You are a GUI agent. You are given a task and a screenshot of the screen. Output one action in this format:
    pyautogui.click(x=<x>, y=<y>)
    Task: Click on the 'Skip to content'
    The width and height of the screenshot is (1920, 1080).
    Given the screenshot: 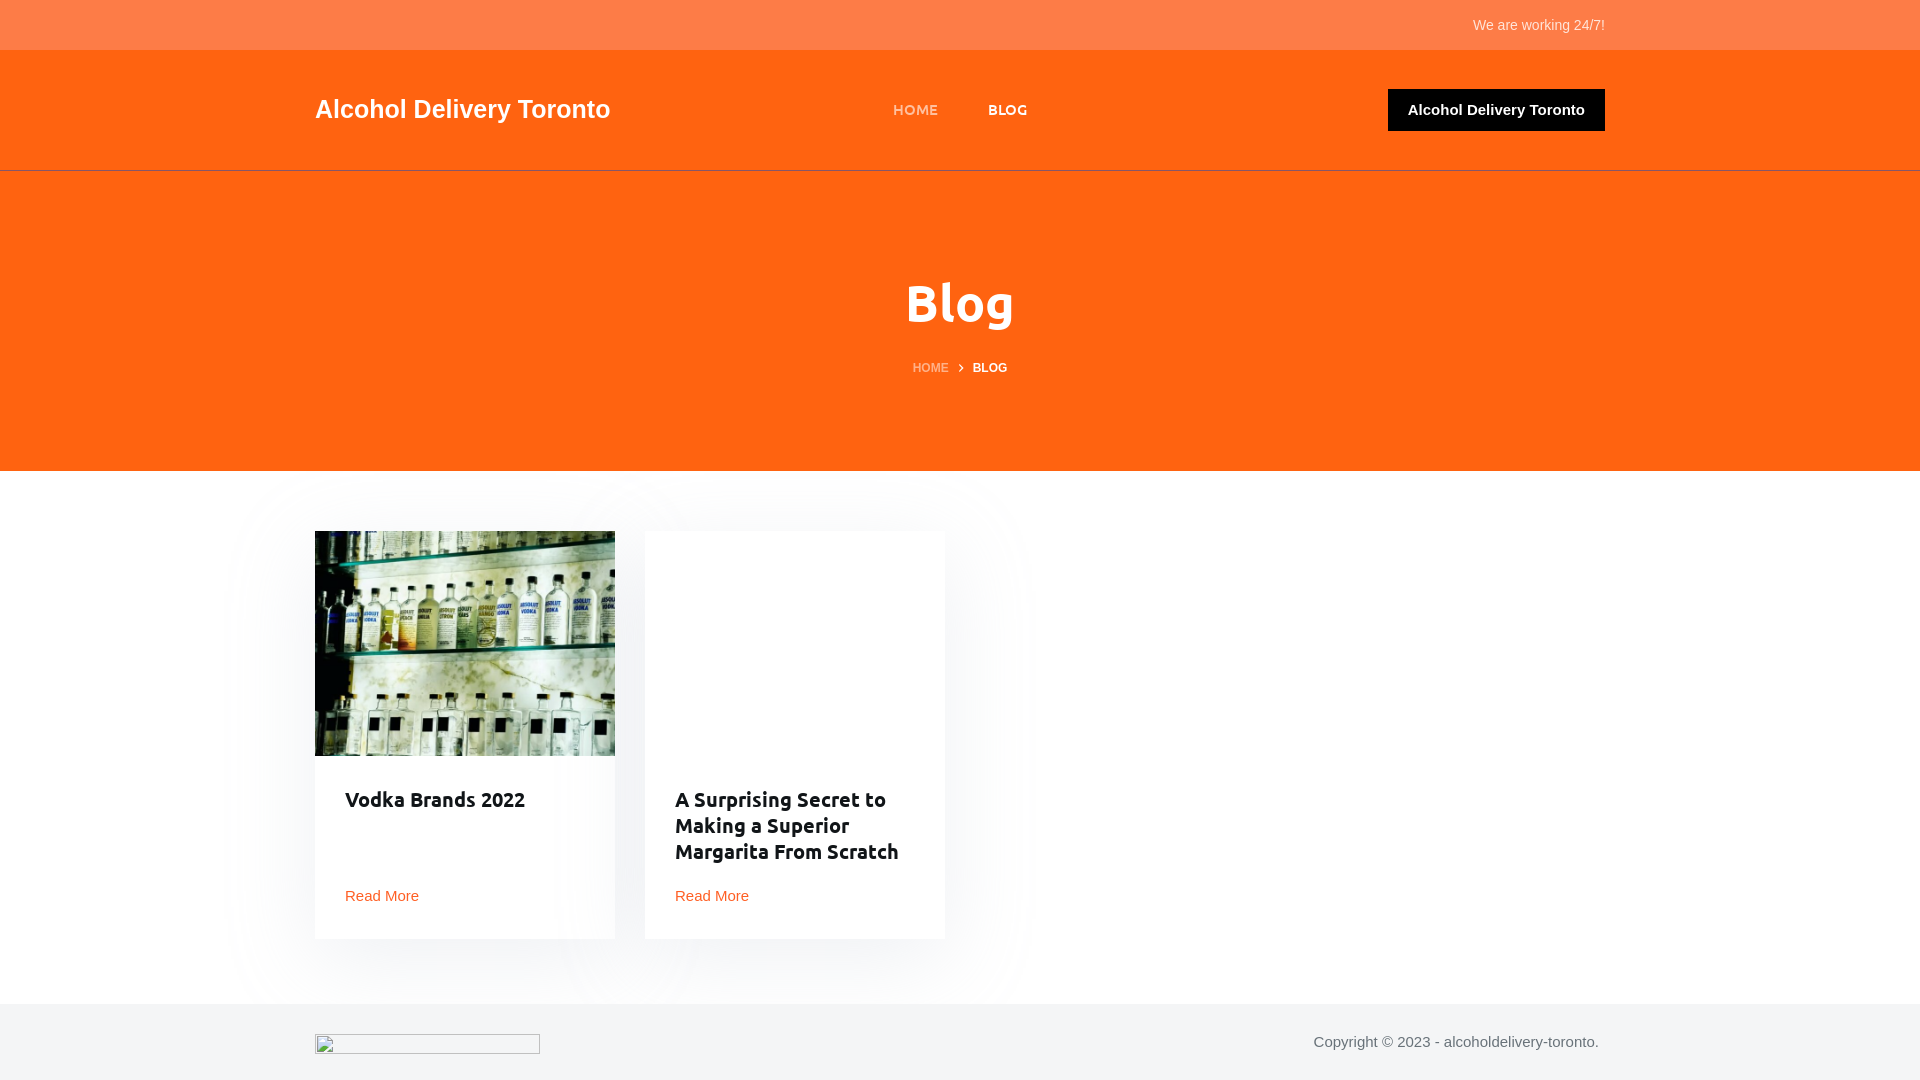 What is the action you would take?
    pyautogui.click(x=19, y=10)
    